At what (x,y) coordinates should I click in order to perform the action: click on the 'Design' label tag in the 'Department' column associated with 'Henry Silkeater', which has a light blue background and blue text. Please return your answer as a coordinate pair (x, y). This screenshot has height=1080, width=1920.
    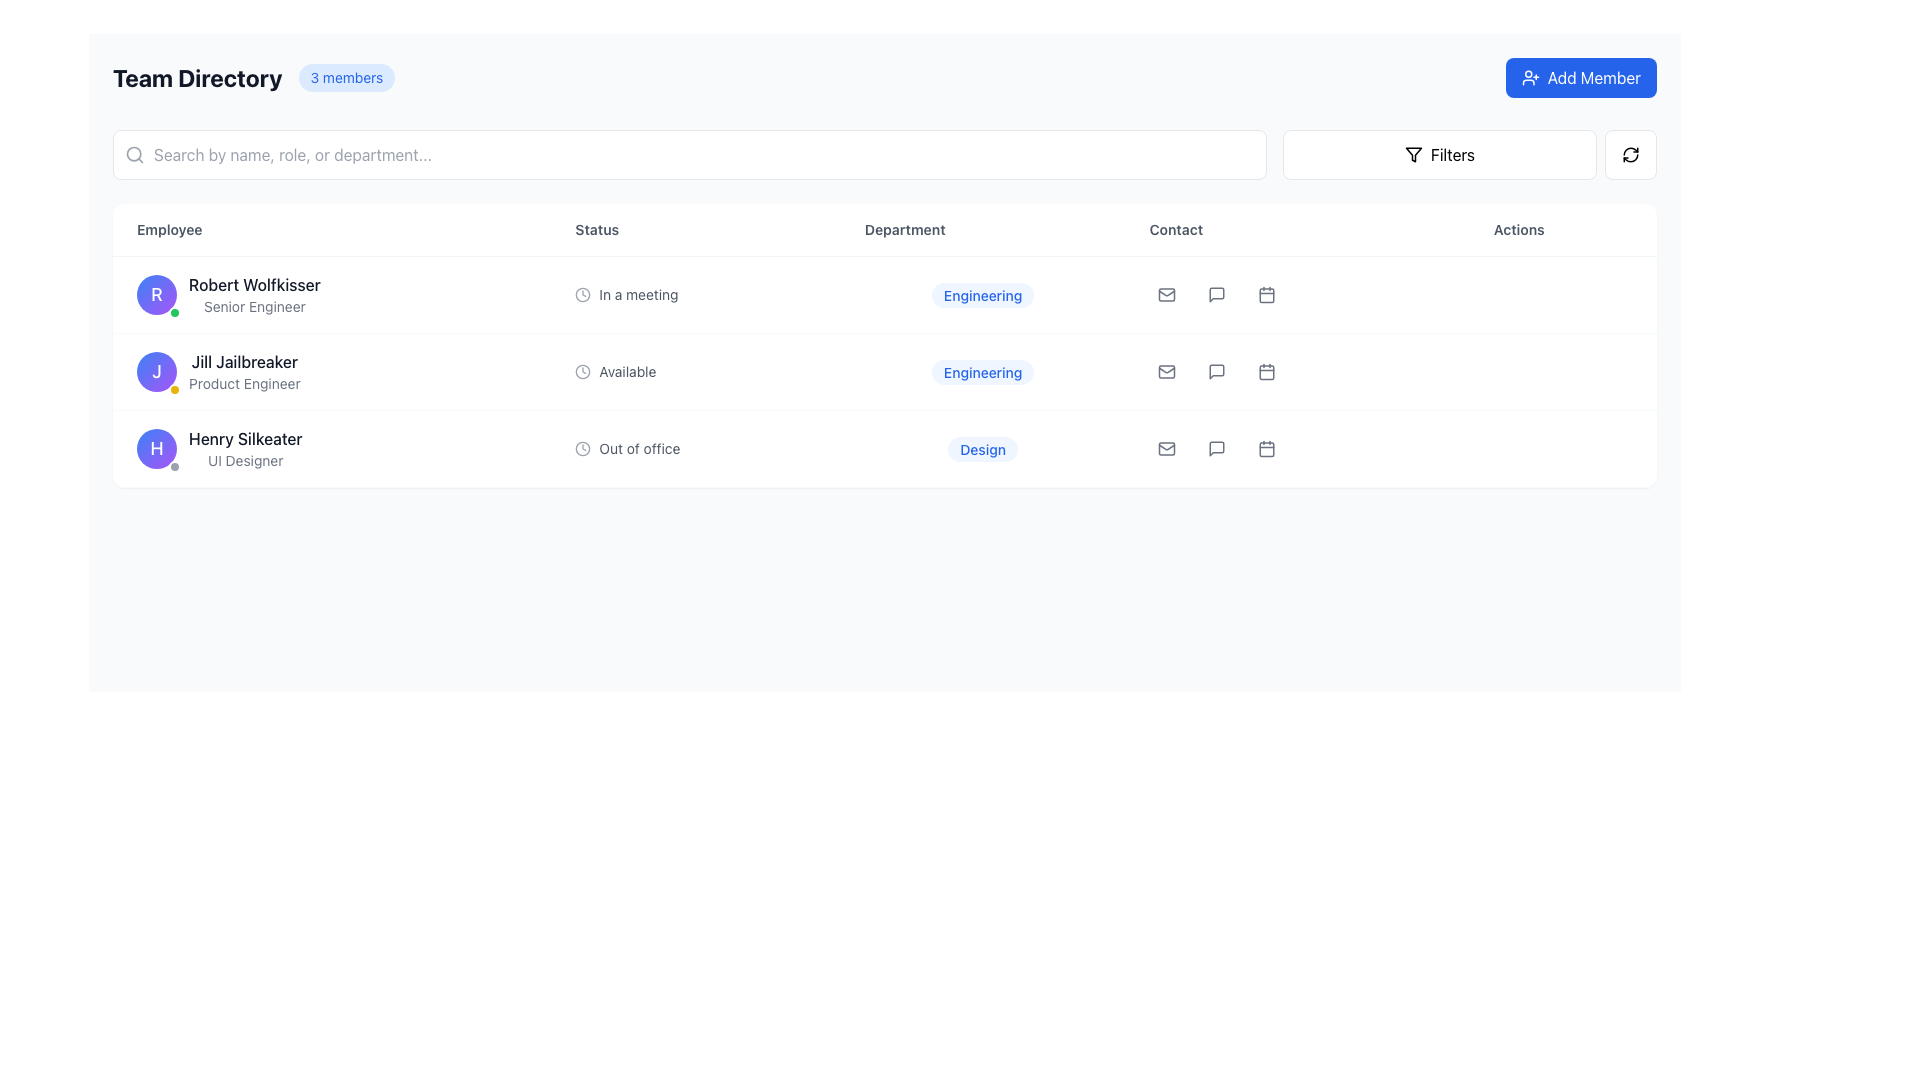
    Looking at the image, I should click on (983, 448).